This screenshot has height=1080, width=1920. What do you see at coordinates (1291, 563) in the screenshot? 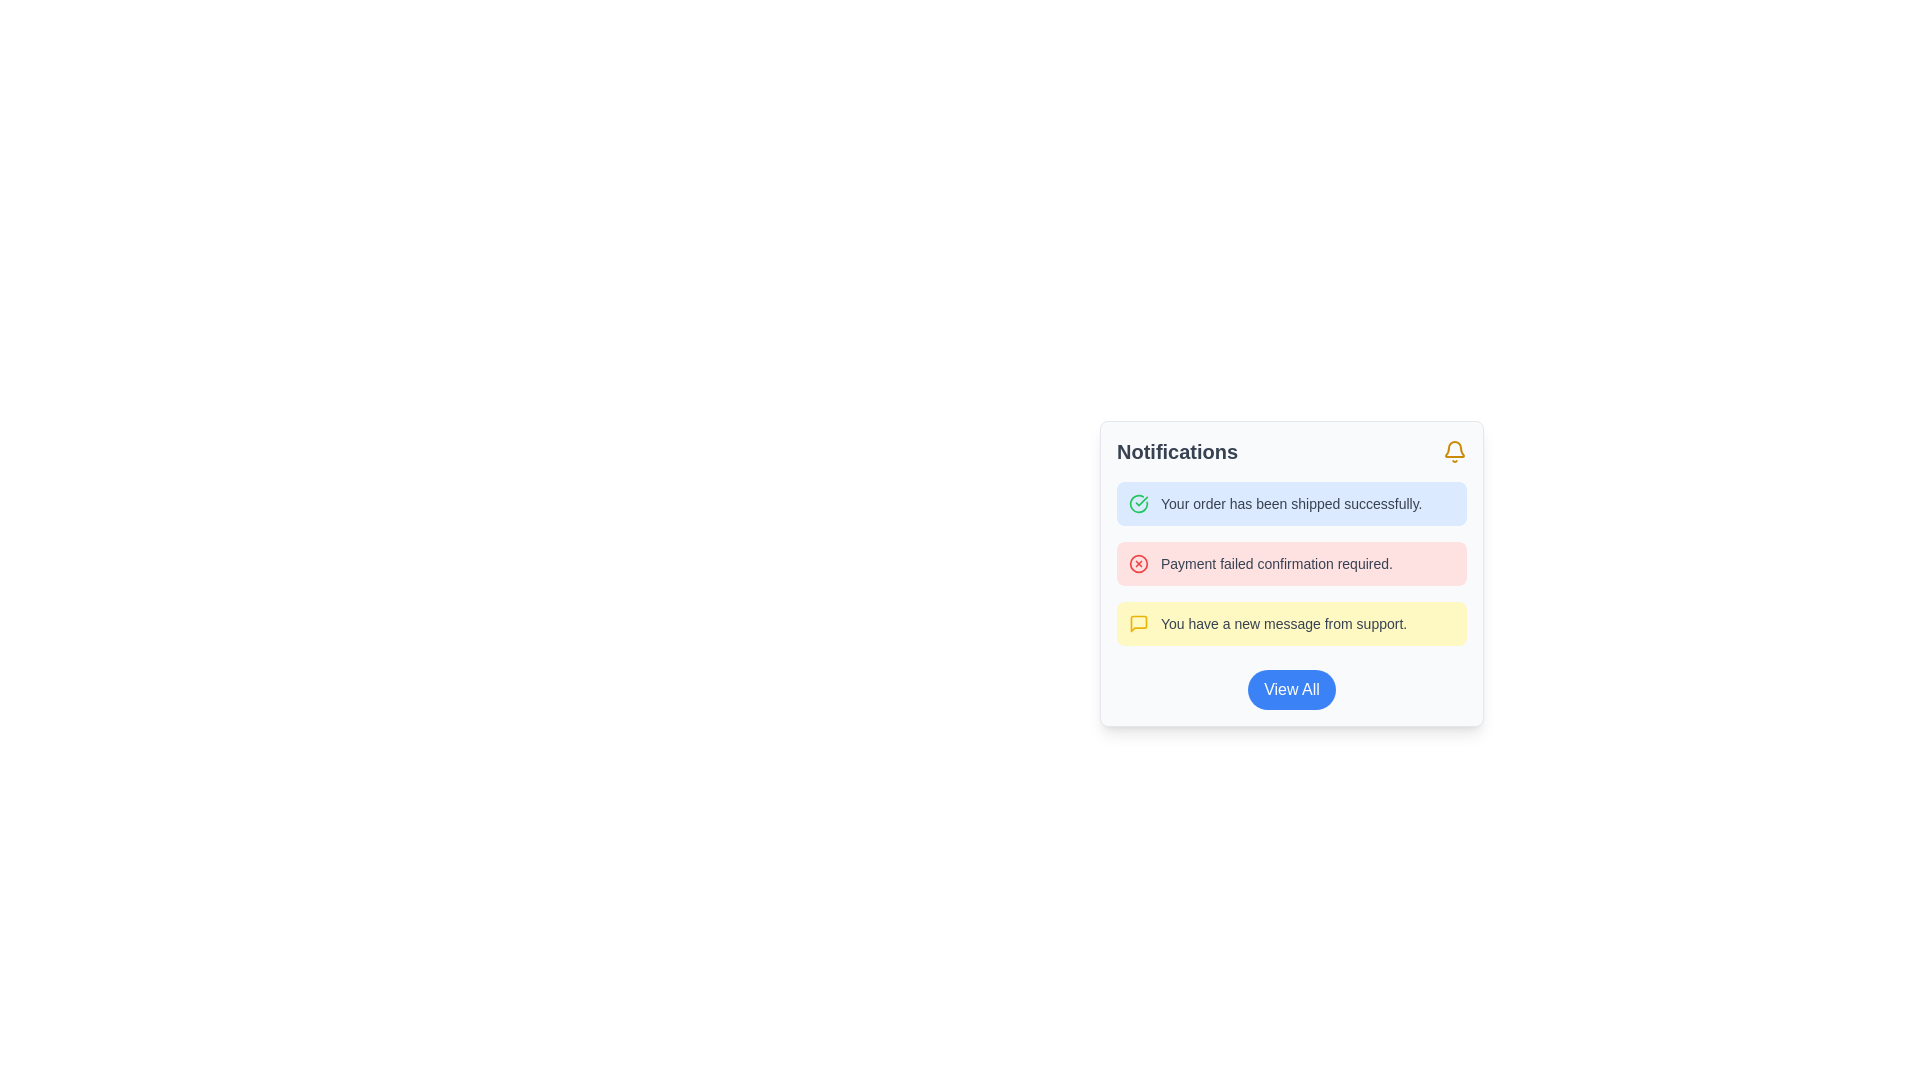
I see `the second notification in the notification card that indicates a failed payment, positioned between the notifications for 'Your order has been shipped successfully.' above and 'You have a new message from support.' below` at bounding box center [1291, 563].